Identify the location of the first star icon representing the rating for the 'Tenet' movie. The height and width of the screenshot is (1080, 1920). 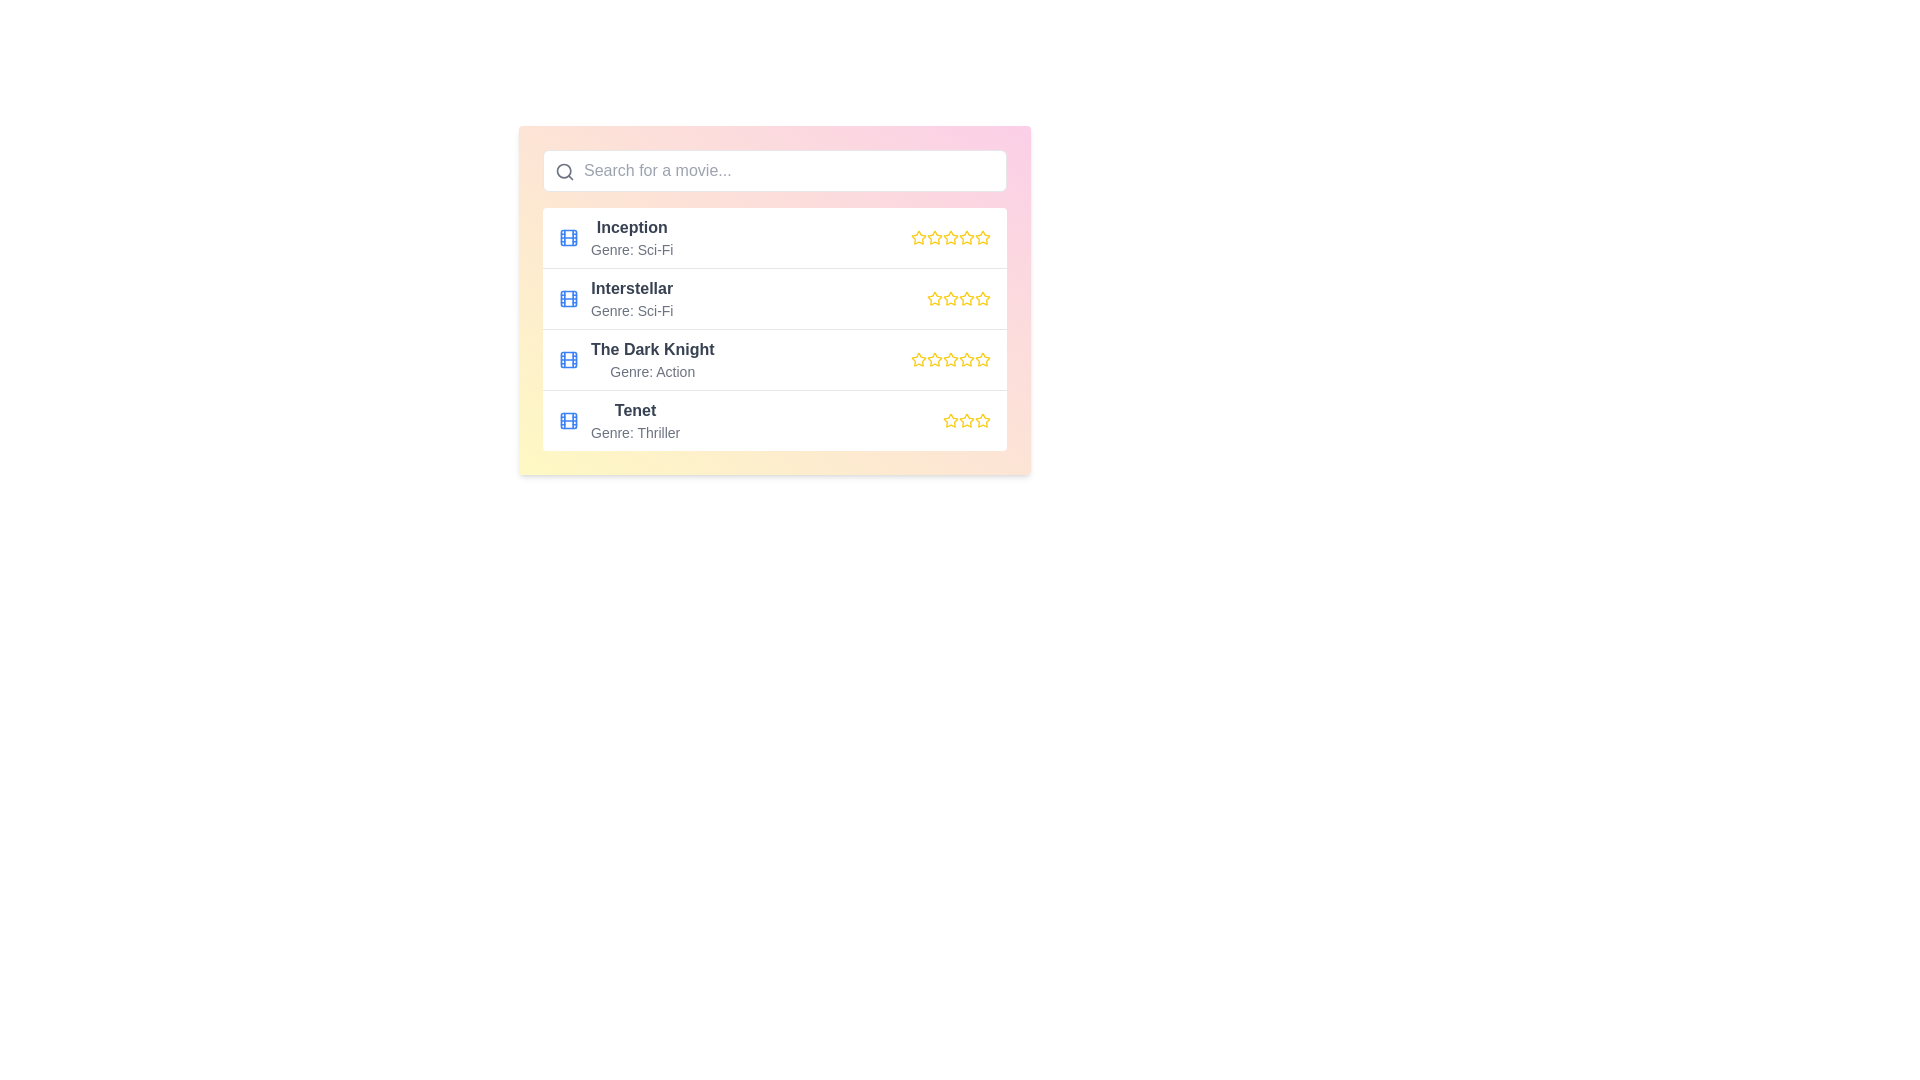
(983, 419).